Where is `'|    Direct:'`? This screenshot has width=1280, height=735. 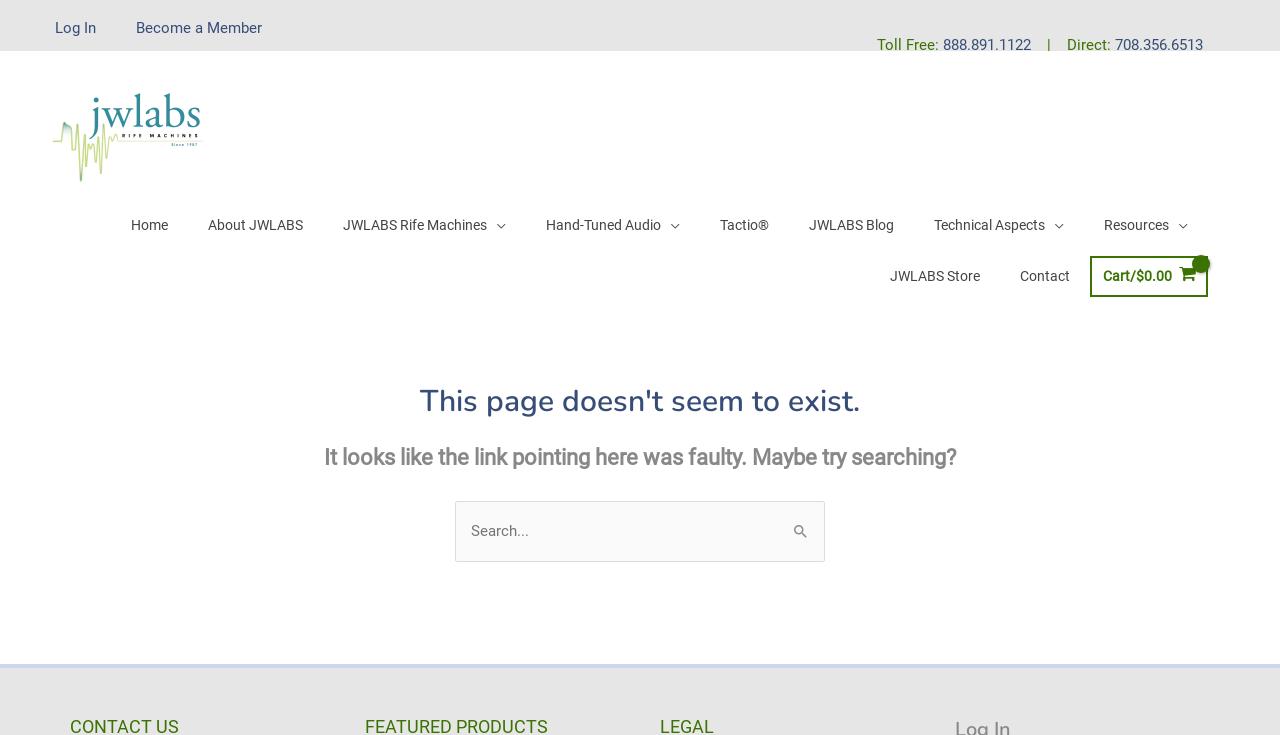 '|    Direct:' is located at coordinates (1072, 43).